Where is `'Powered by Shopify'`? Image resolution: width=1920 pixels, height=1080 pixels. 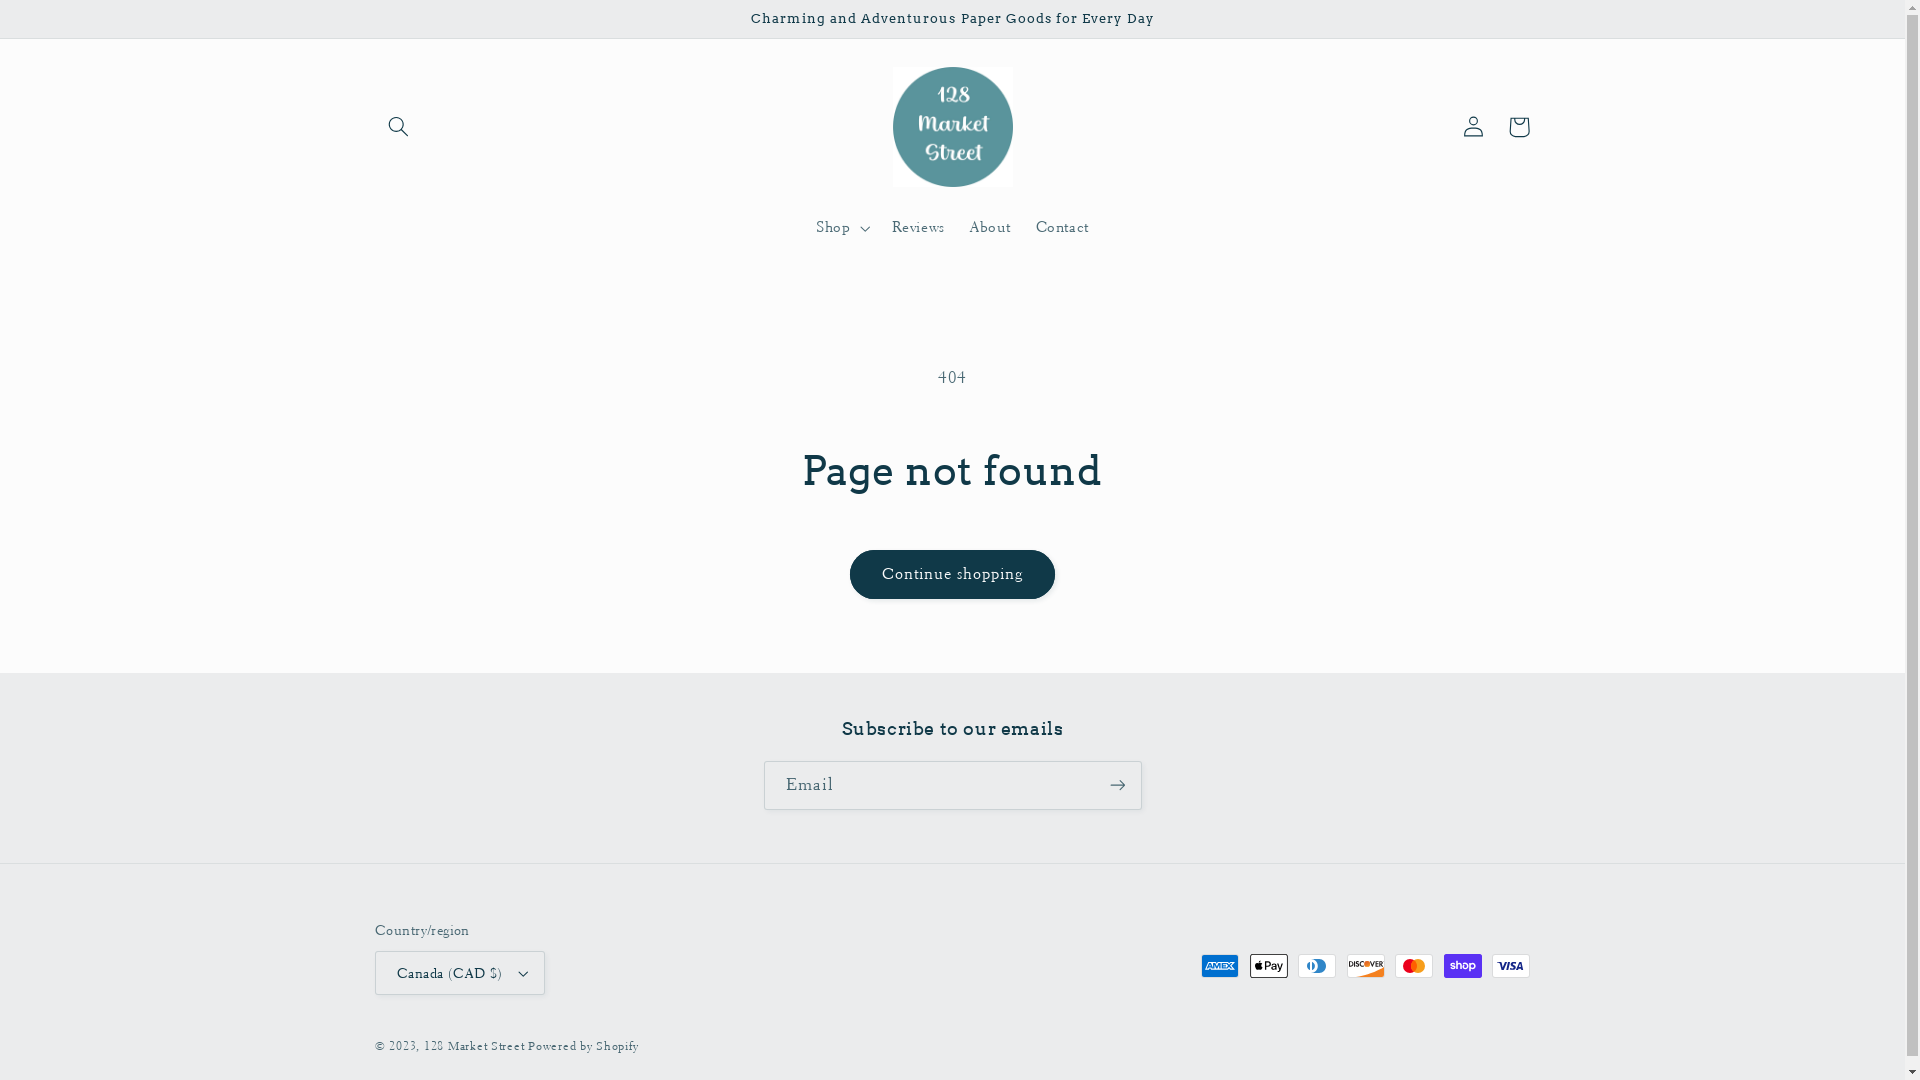
'Powered by Shopify' is located at coordinates (581, 1045).